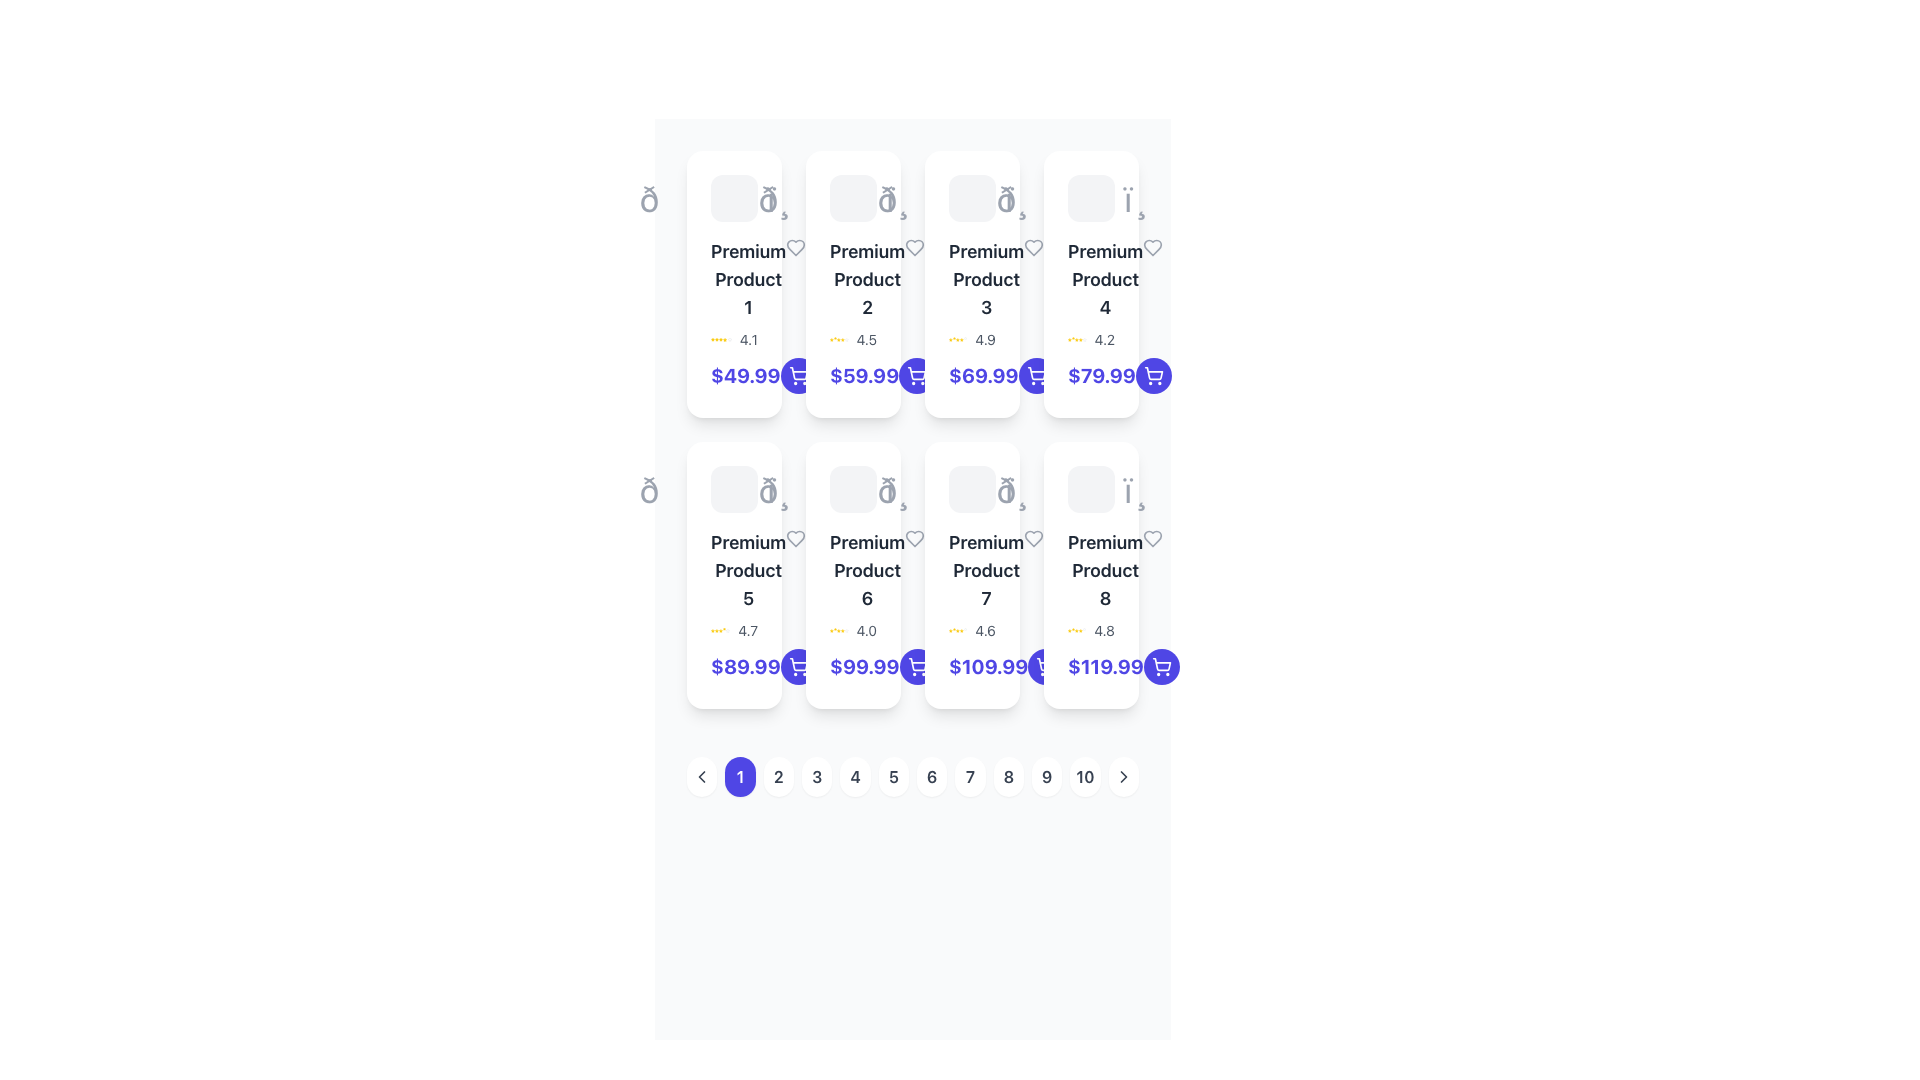 This screenshot has height=1080, width=1920. What do you see at coordinates (972, 570) in the screenshot?
I see `the text label that reads 'Premium Product 7', located in the second row and third column of the grid layout, above the price and rating information` at bounding box center [972, 570].